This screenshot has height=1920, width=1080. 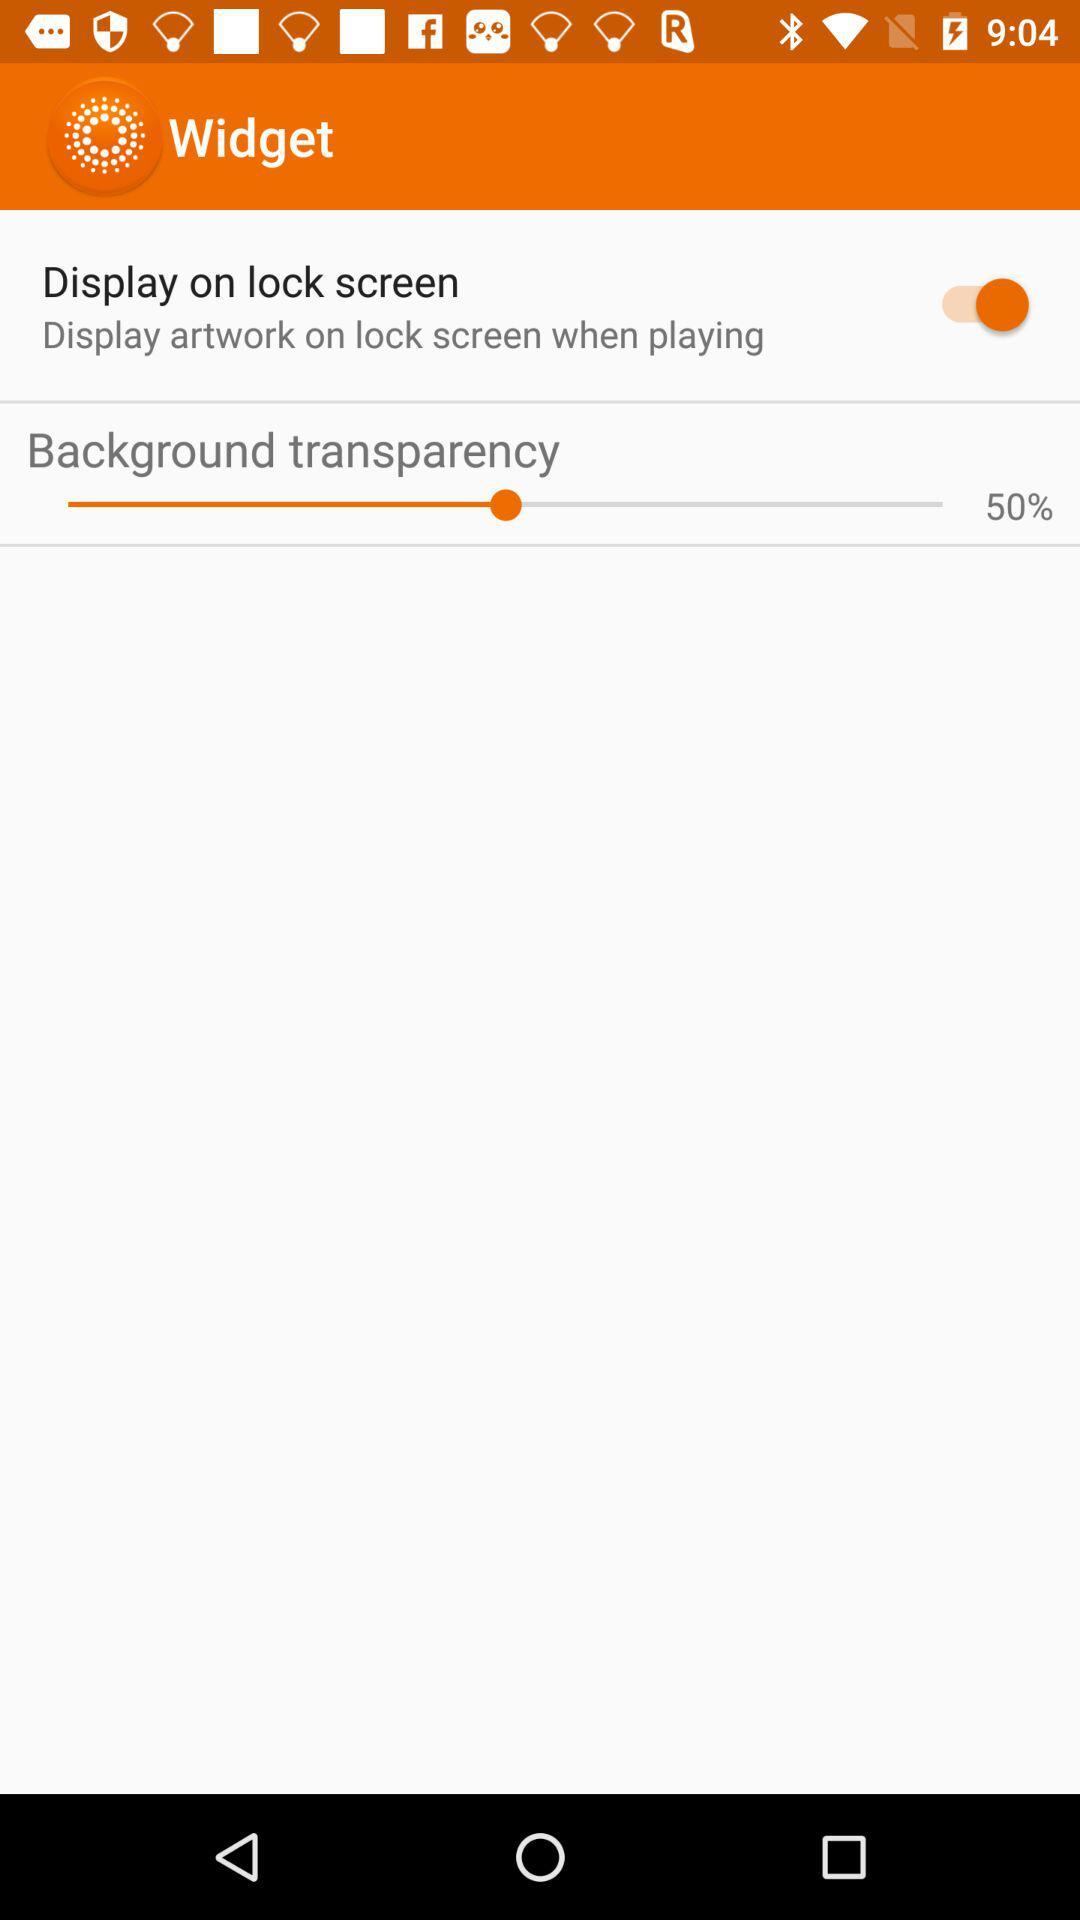 What do you see at coordinates (974, 303) in the screenshot?
I see `the app to the right of display artwork on app` at bounding box center [974, 303].